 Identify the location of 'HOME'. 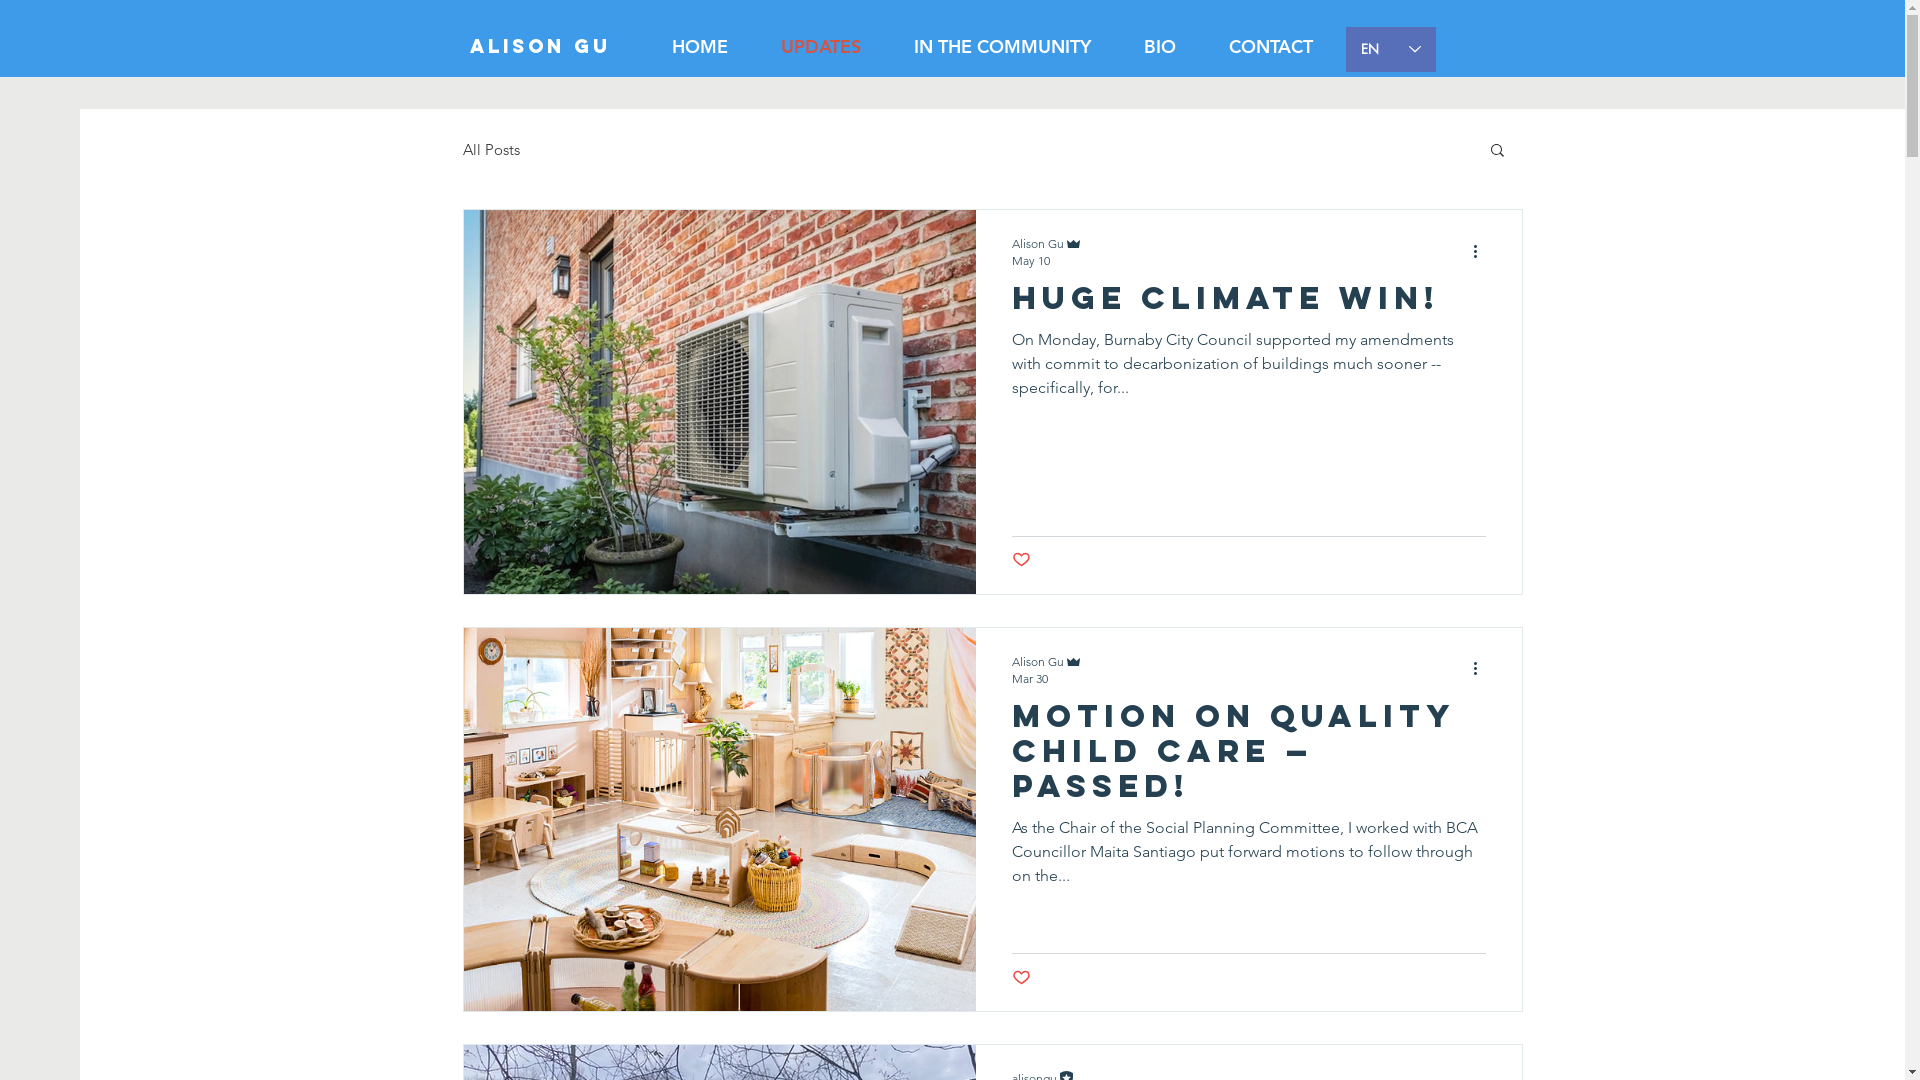
(700, 45).